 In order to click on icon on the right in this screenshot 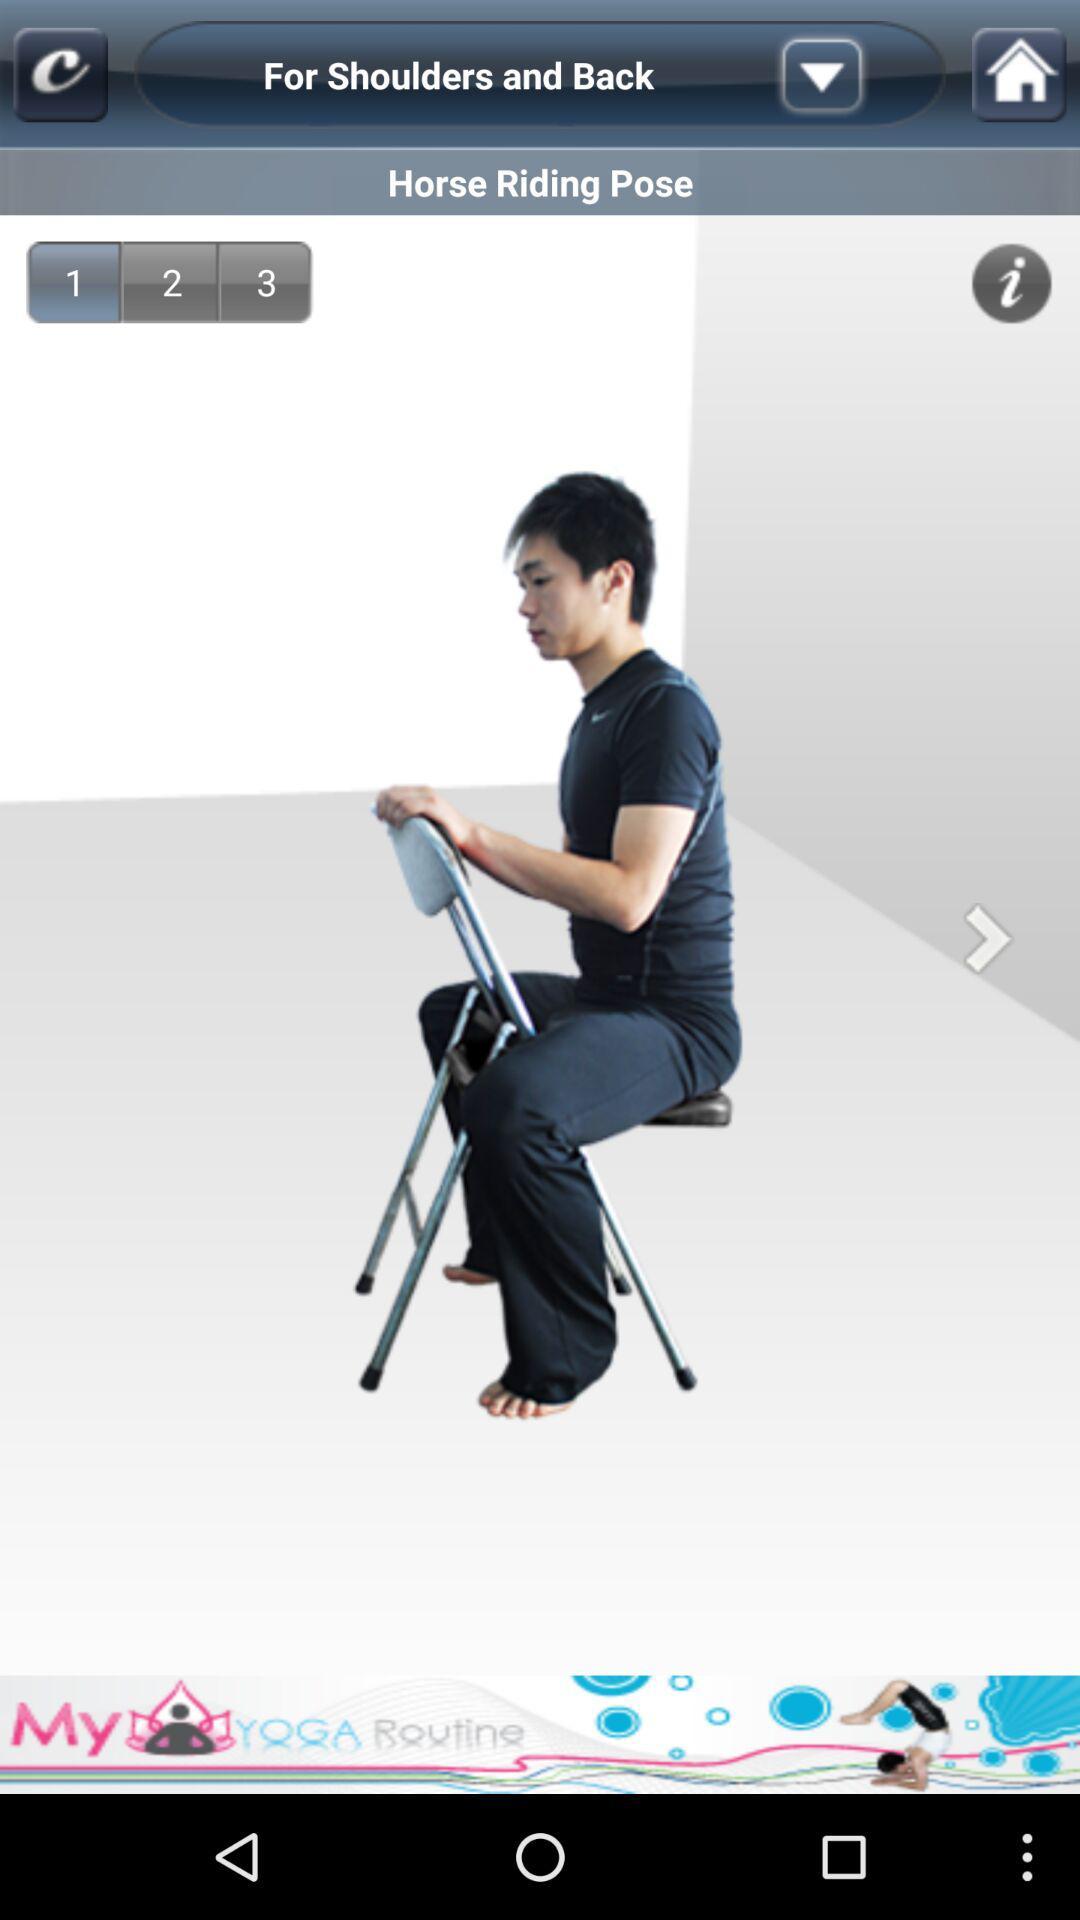, I will do `click(987, 937)`.